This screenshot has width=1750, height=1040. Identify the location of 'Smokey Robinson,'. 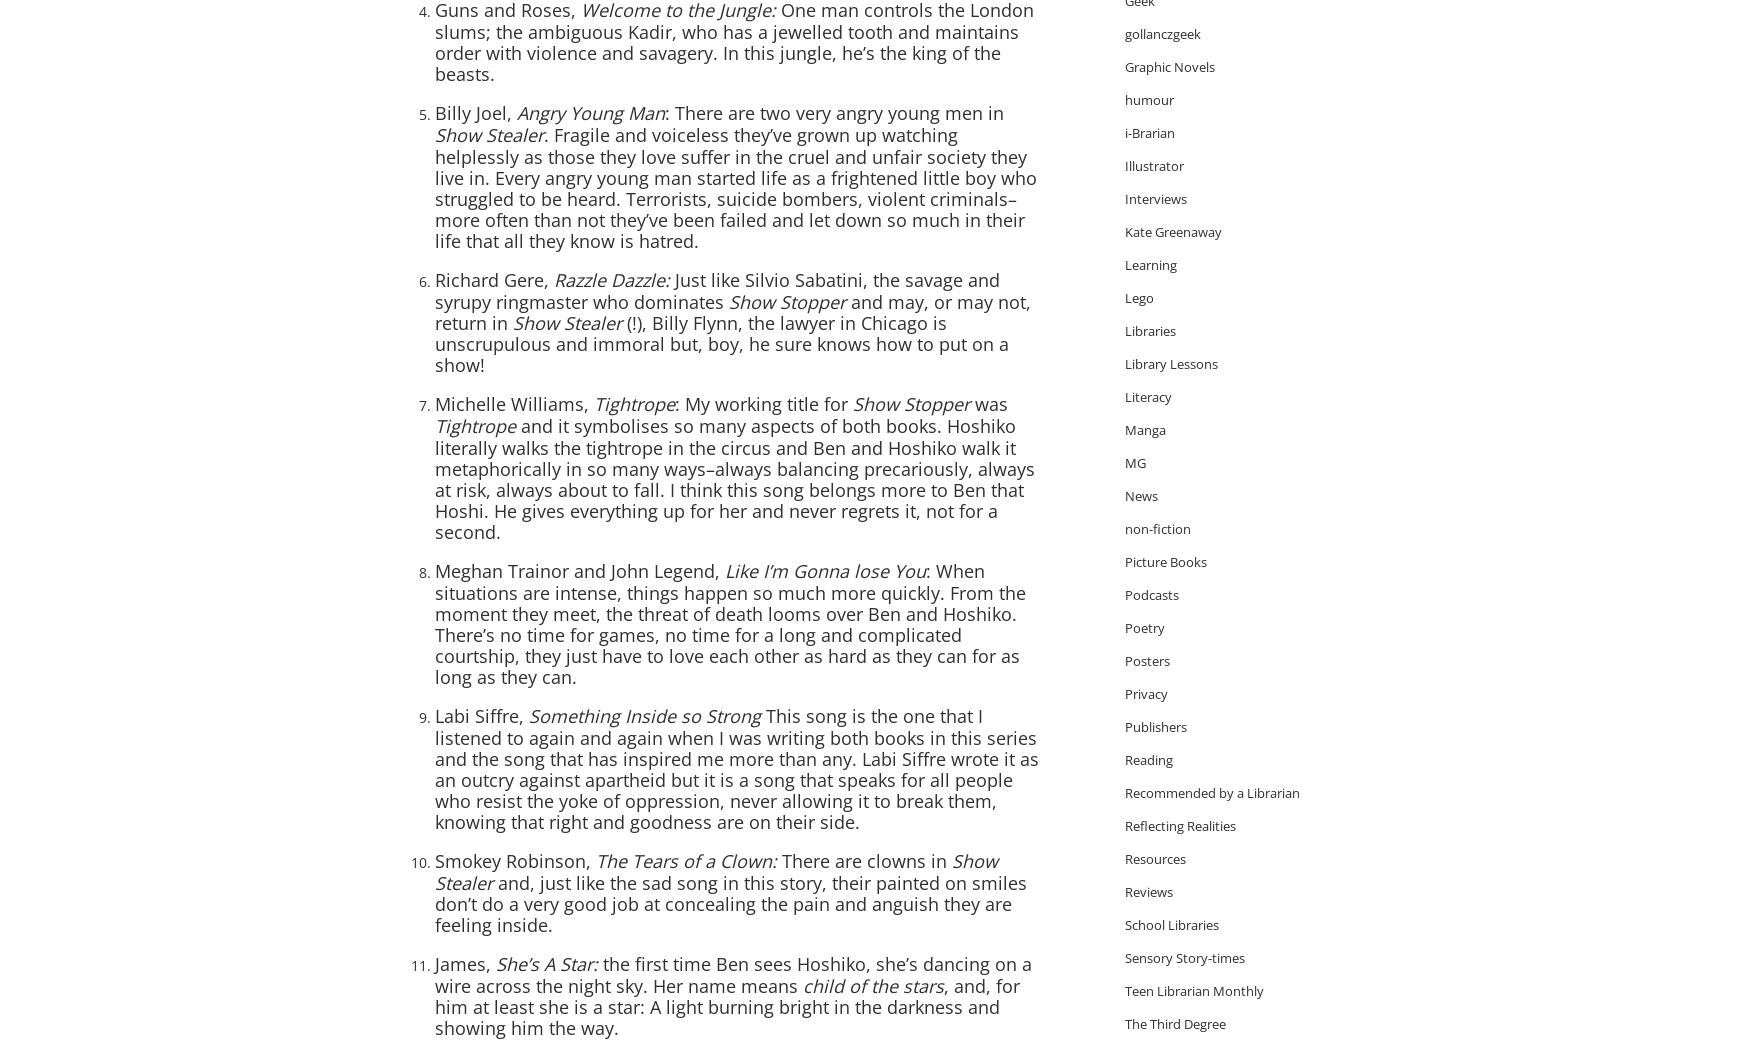
(514, 860).